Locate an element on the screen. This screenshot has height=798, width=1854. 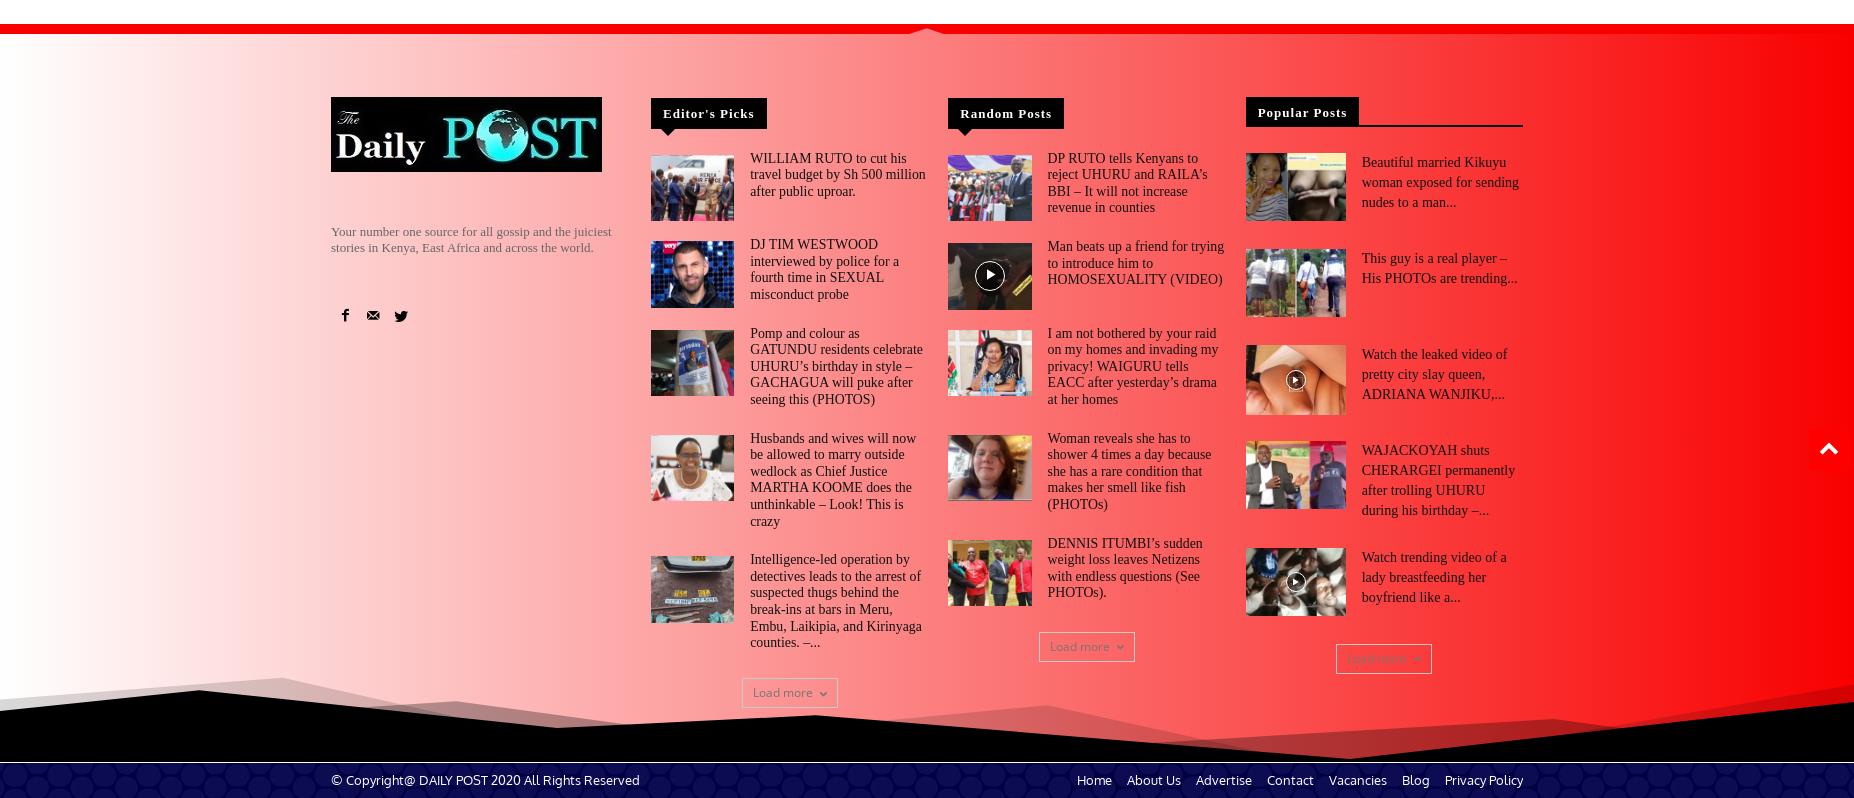
'WILLIAM RUTO to cut his travel budget by Sh 500 million after public uproar.' is located at coordinates (748, 172).